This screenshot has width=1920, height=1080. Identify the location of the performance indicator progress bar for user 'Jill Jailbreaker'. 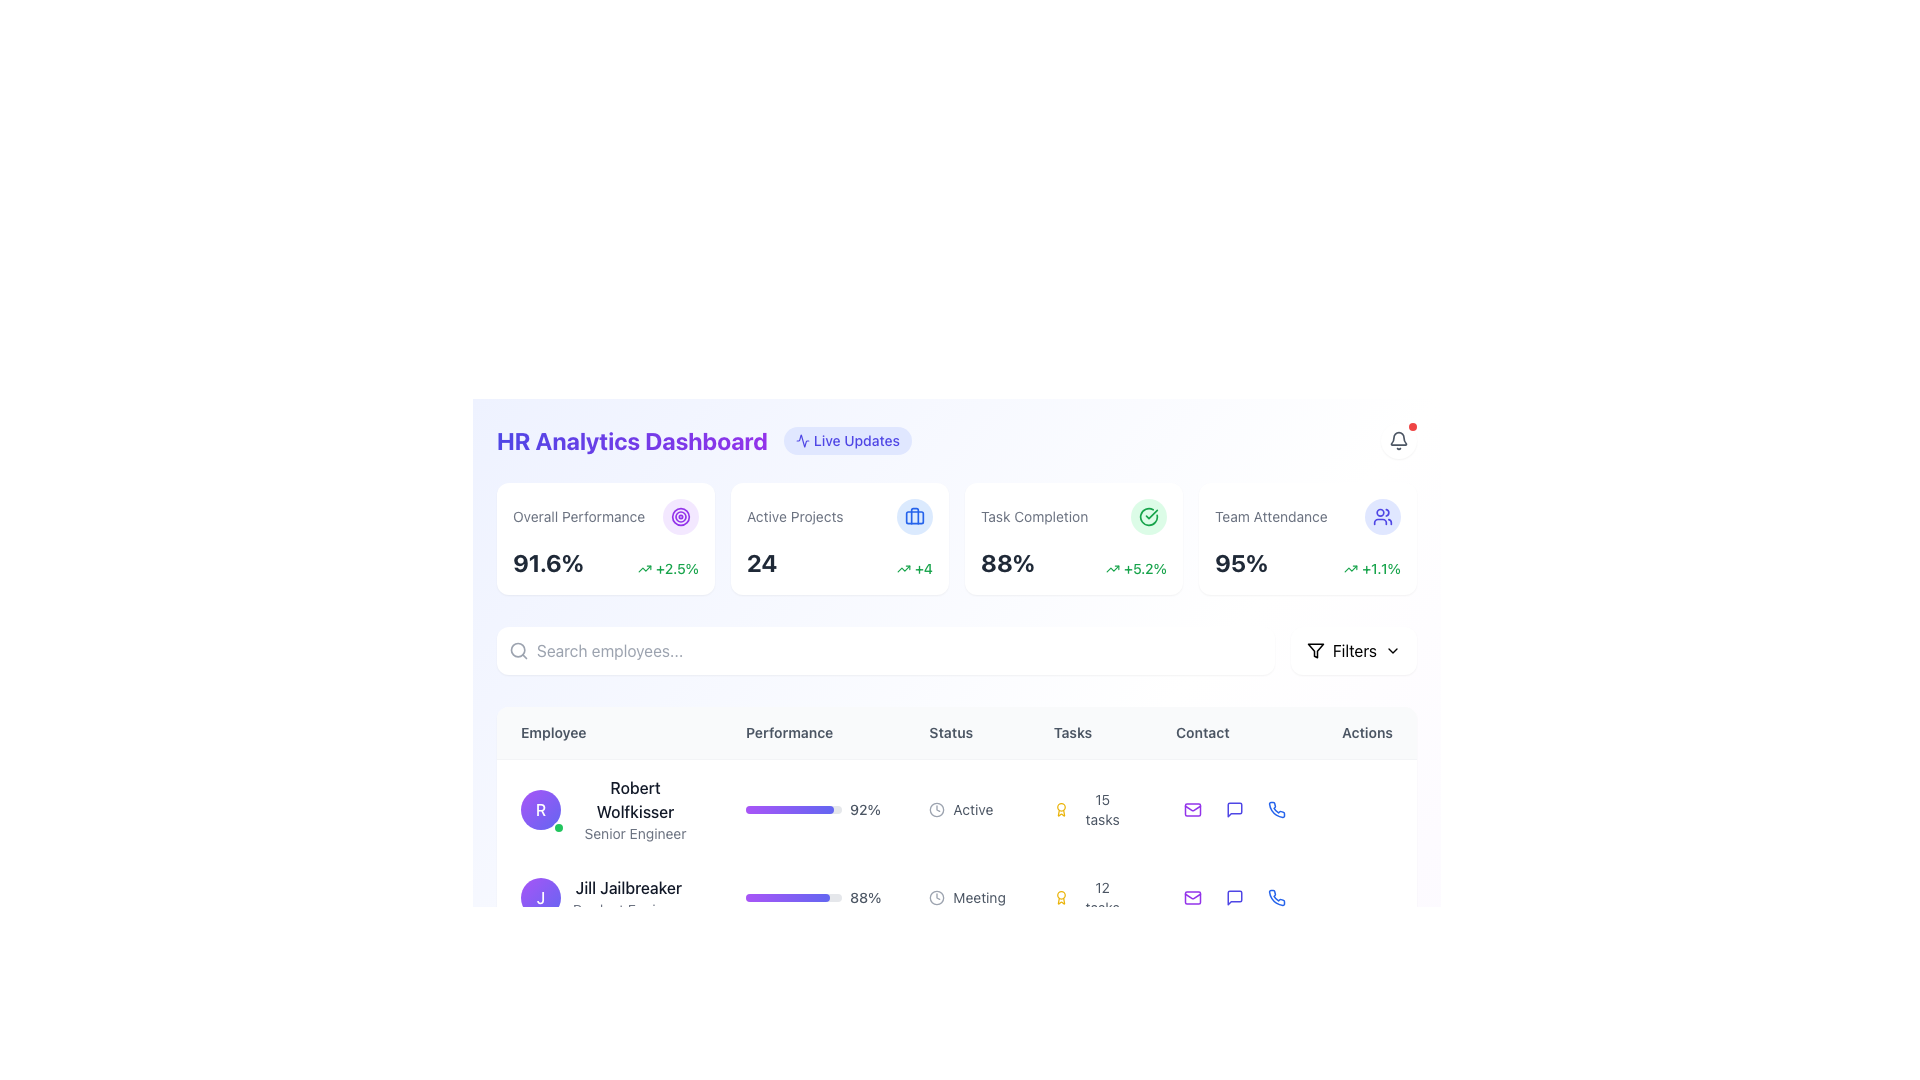
(813, 897).